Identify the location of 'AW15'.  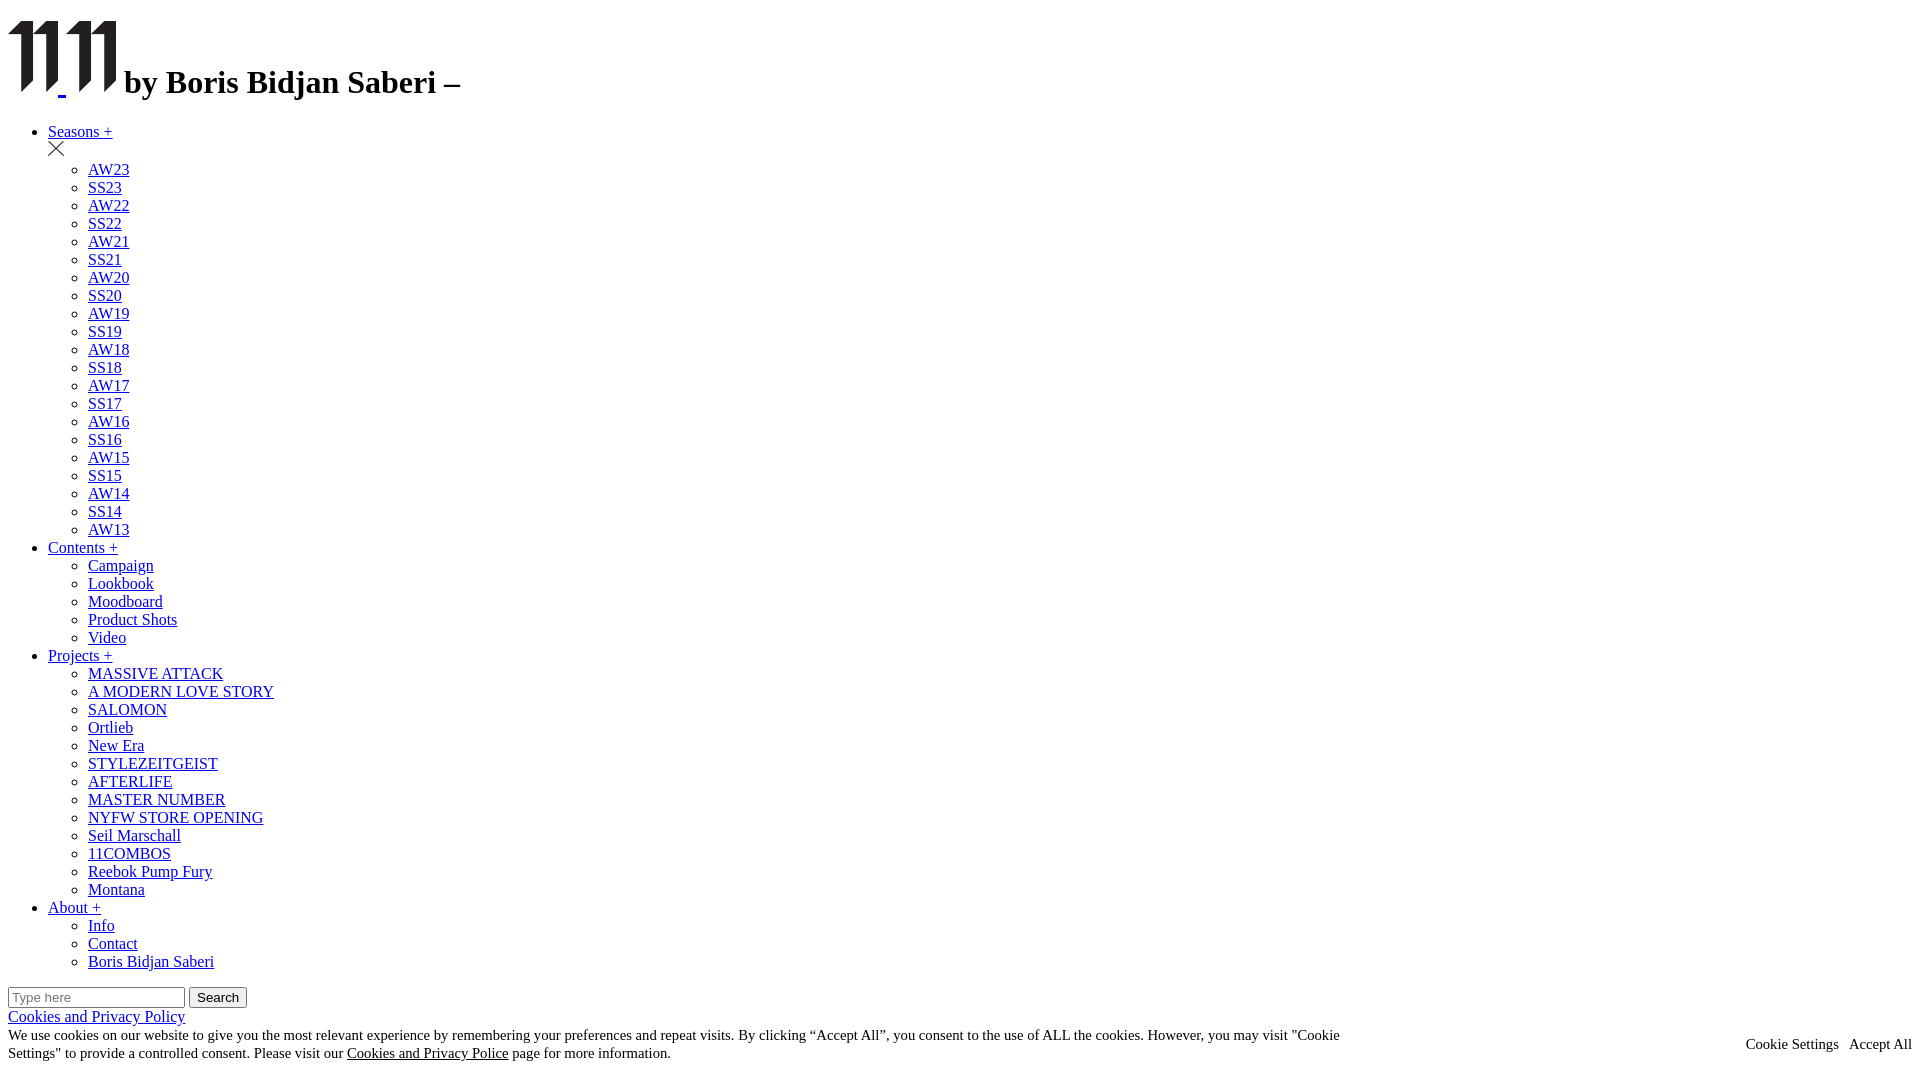
(107, 457).